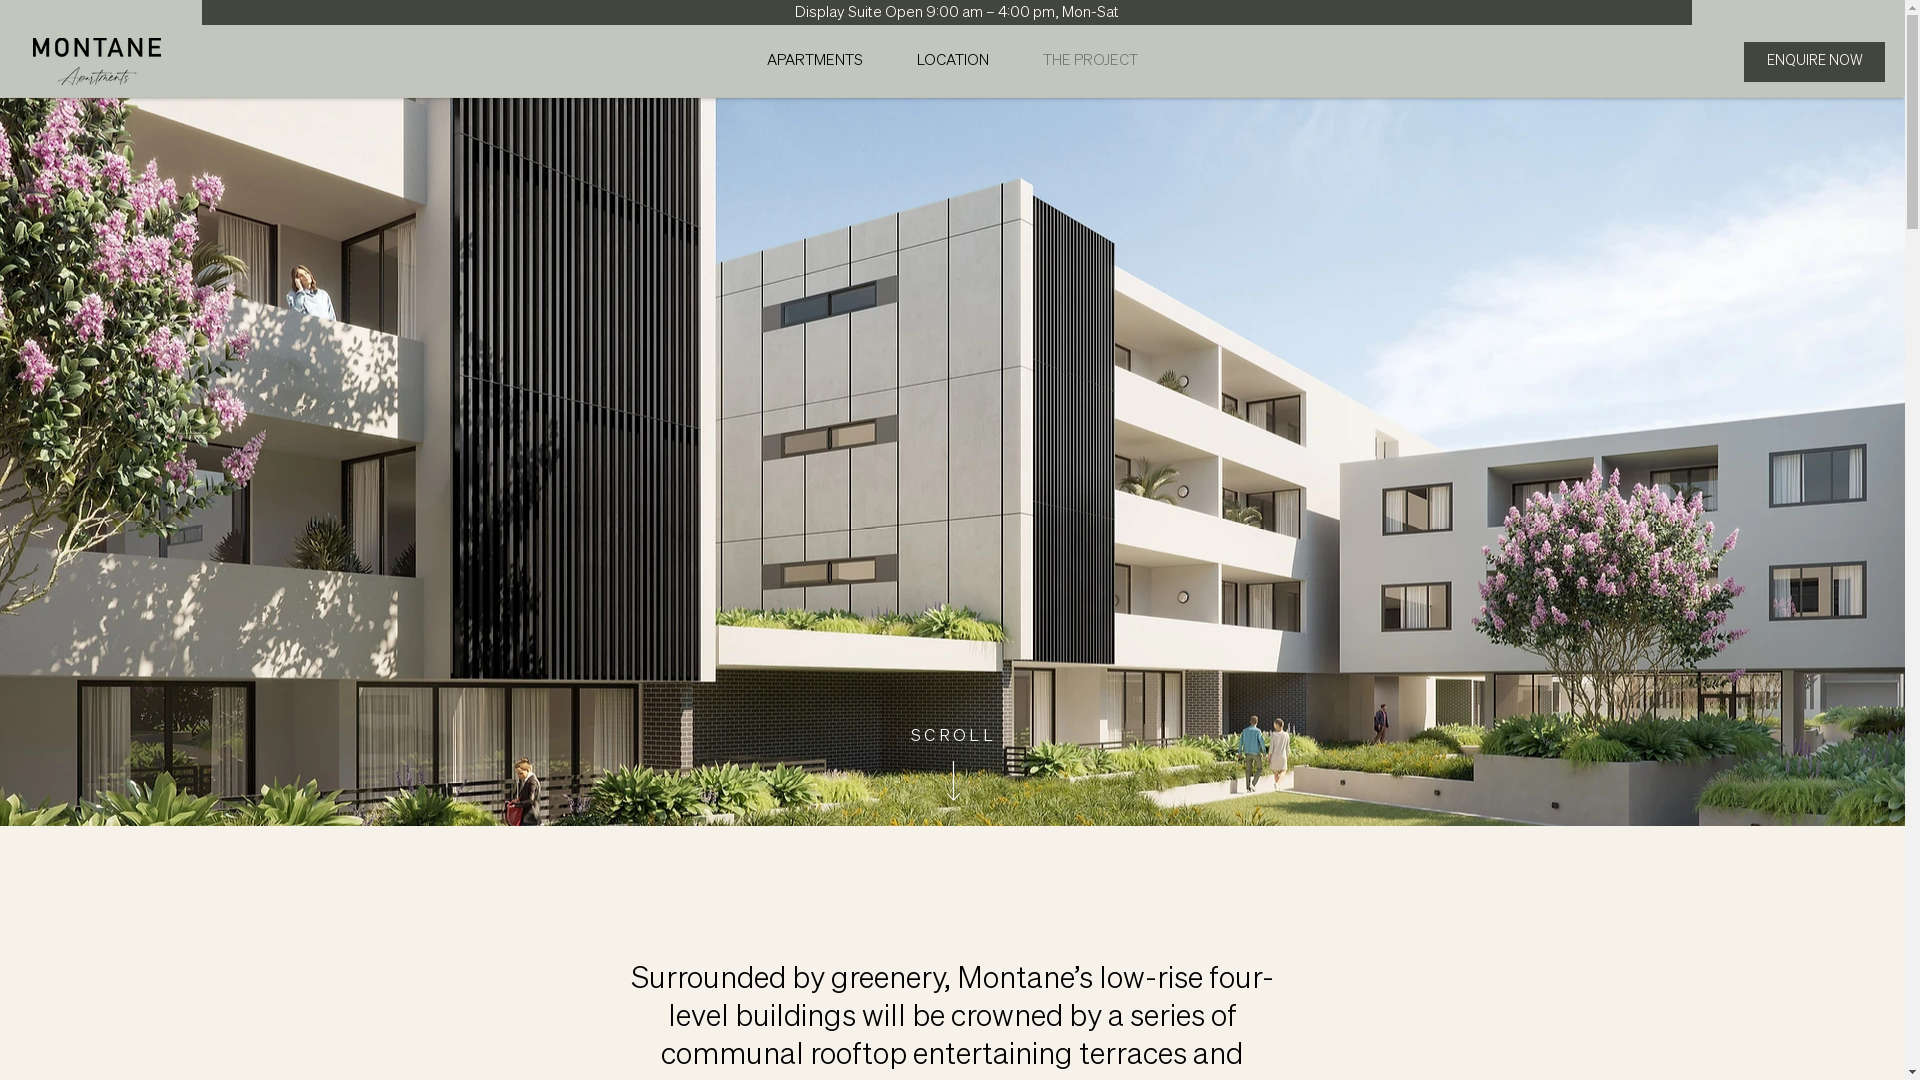 The image size is (1920, 1080). I want to click on 'LOCATION', so click(952, 60).